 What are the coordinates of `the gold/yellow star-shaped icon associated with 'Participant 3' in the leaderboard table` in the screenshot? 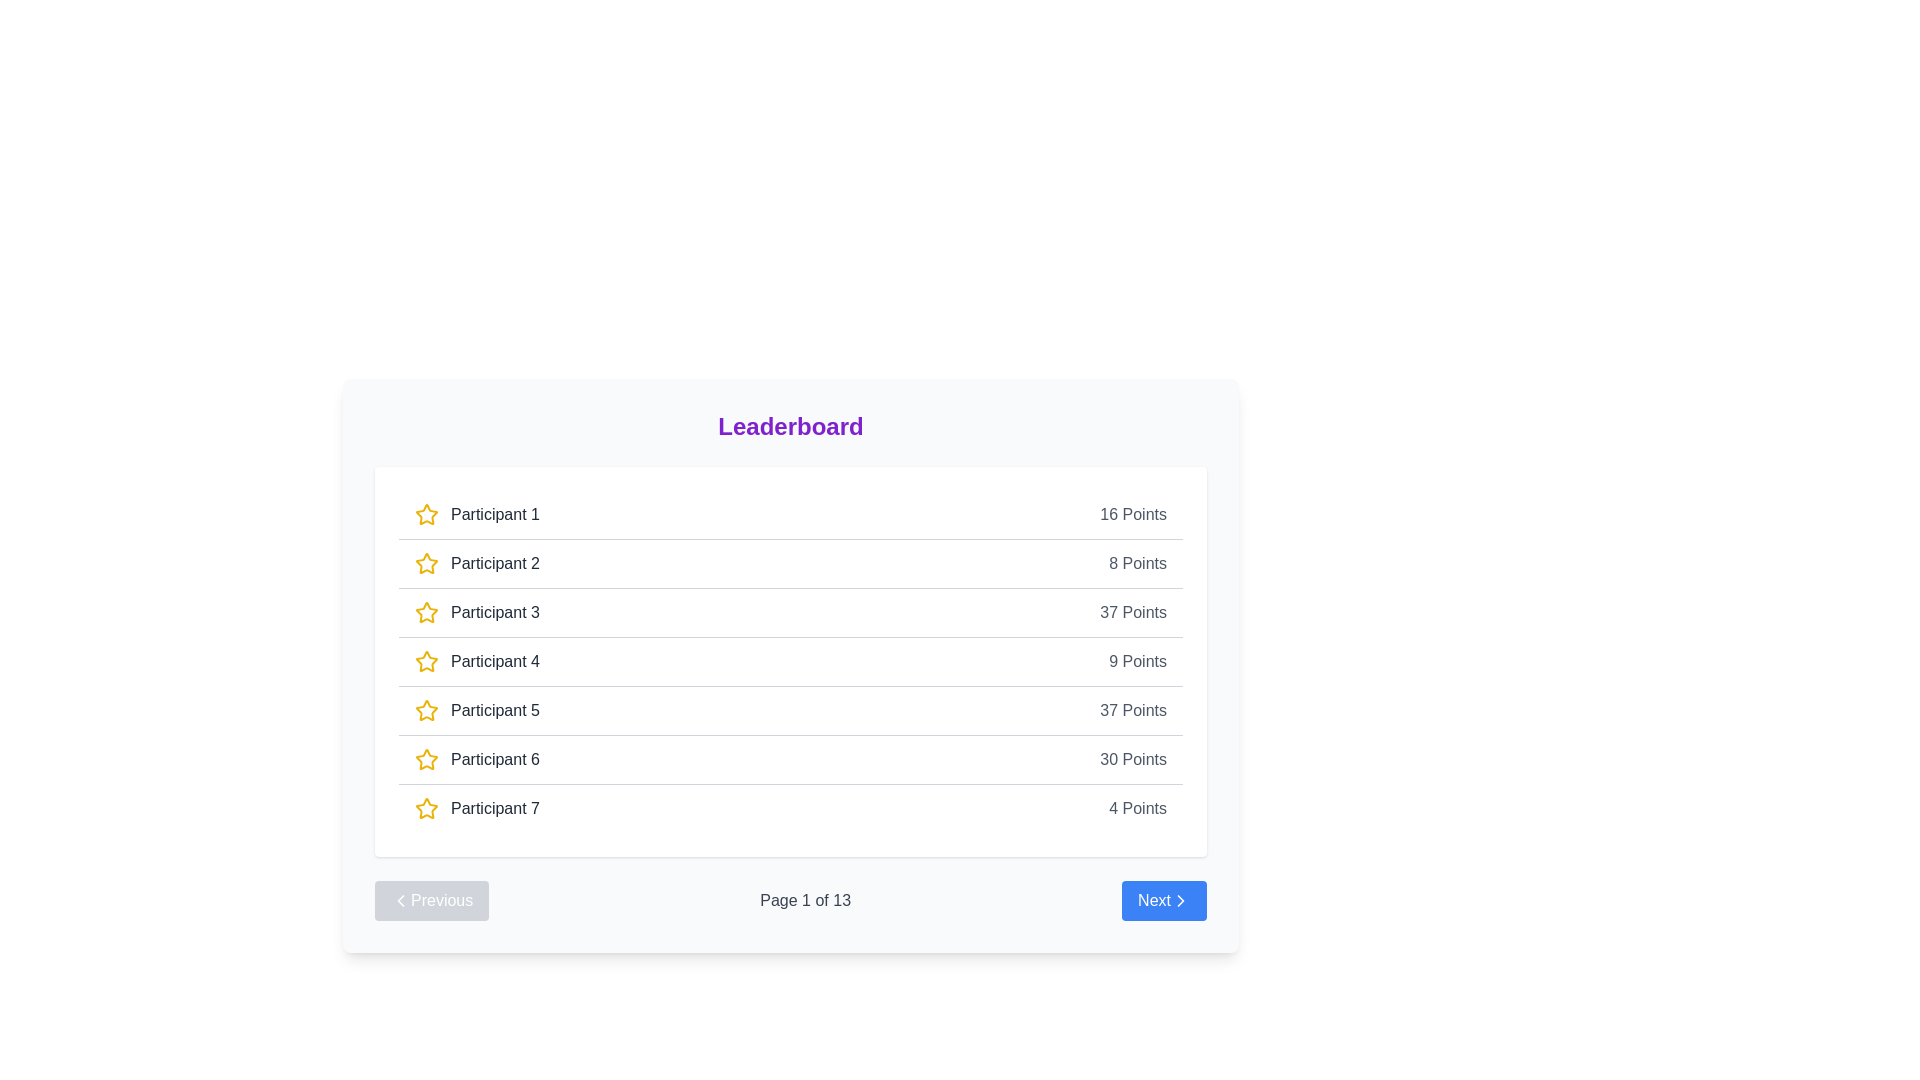 It's located at (426, 611).